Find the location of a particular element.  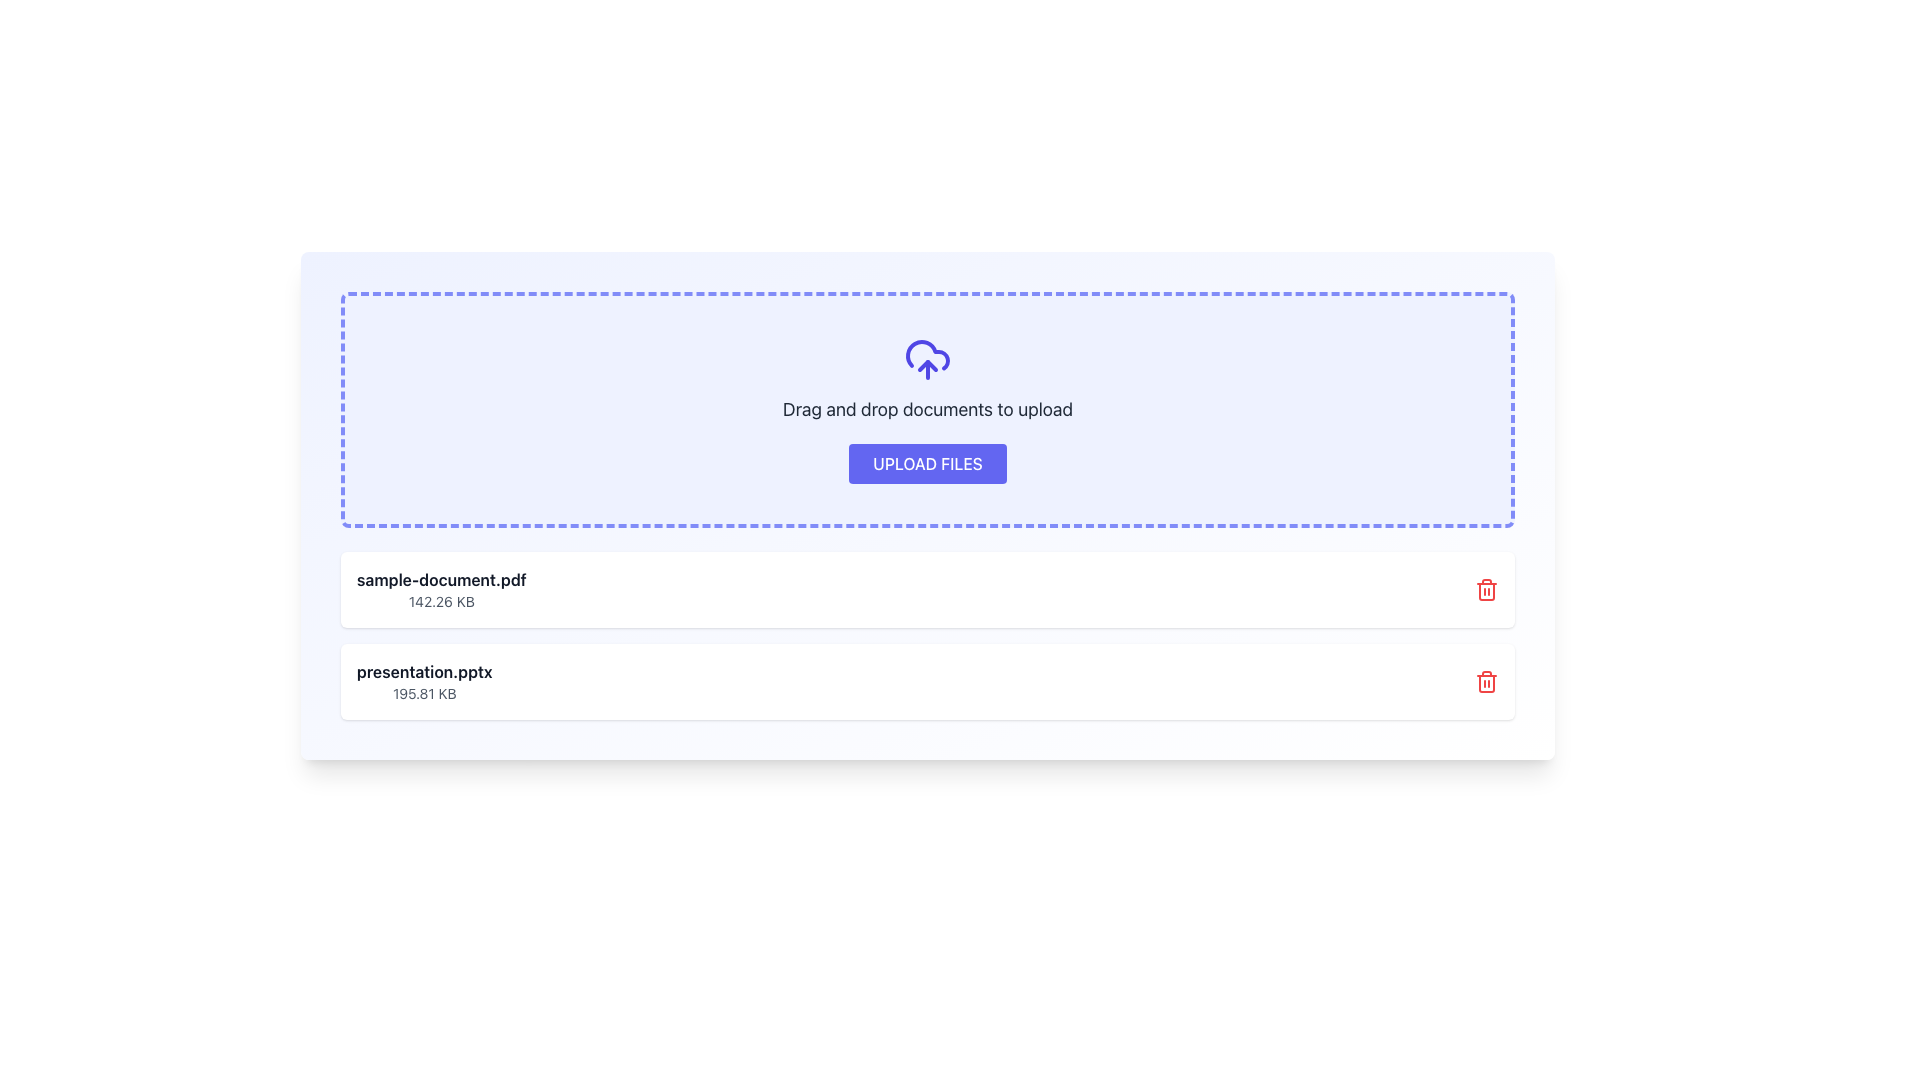

the text block that displays the file name and file size information, positioned in the first row below the file upload section within a left-aligned rectangular white box is located at coordinates (440, 589).